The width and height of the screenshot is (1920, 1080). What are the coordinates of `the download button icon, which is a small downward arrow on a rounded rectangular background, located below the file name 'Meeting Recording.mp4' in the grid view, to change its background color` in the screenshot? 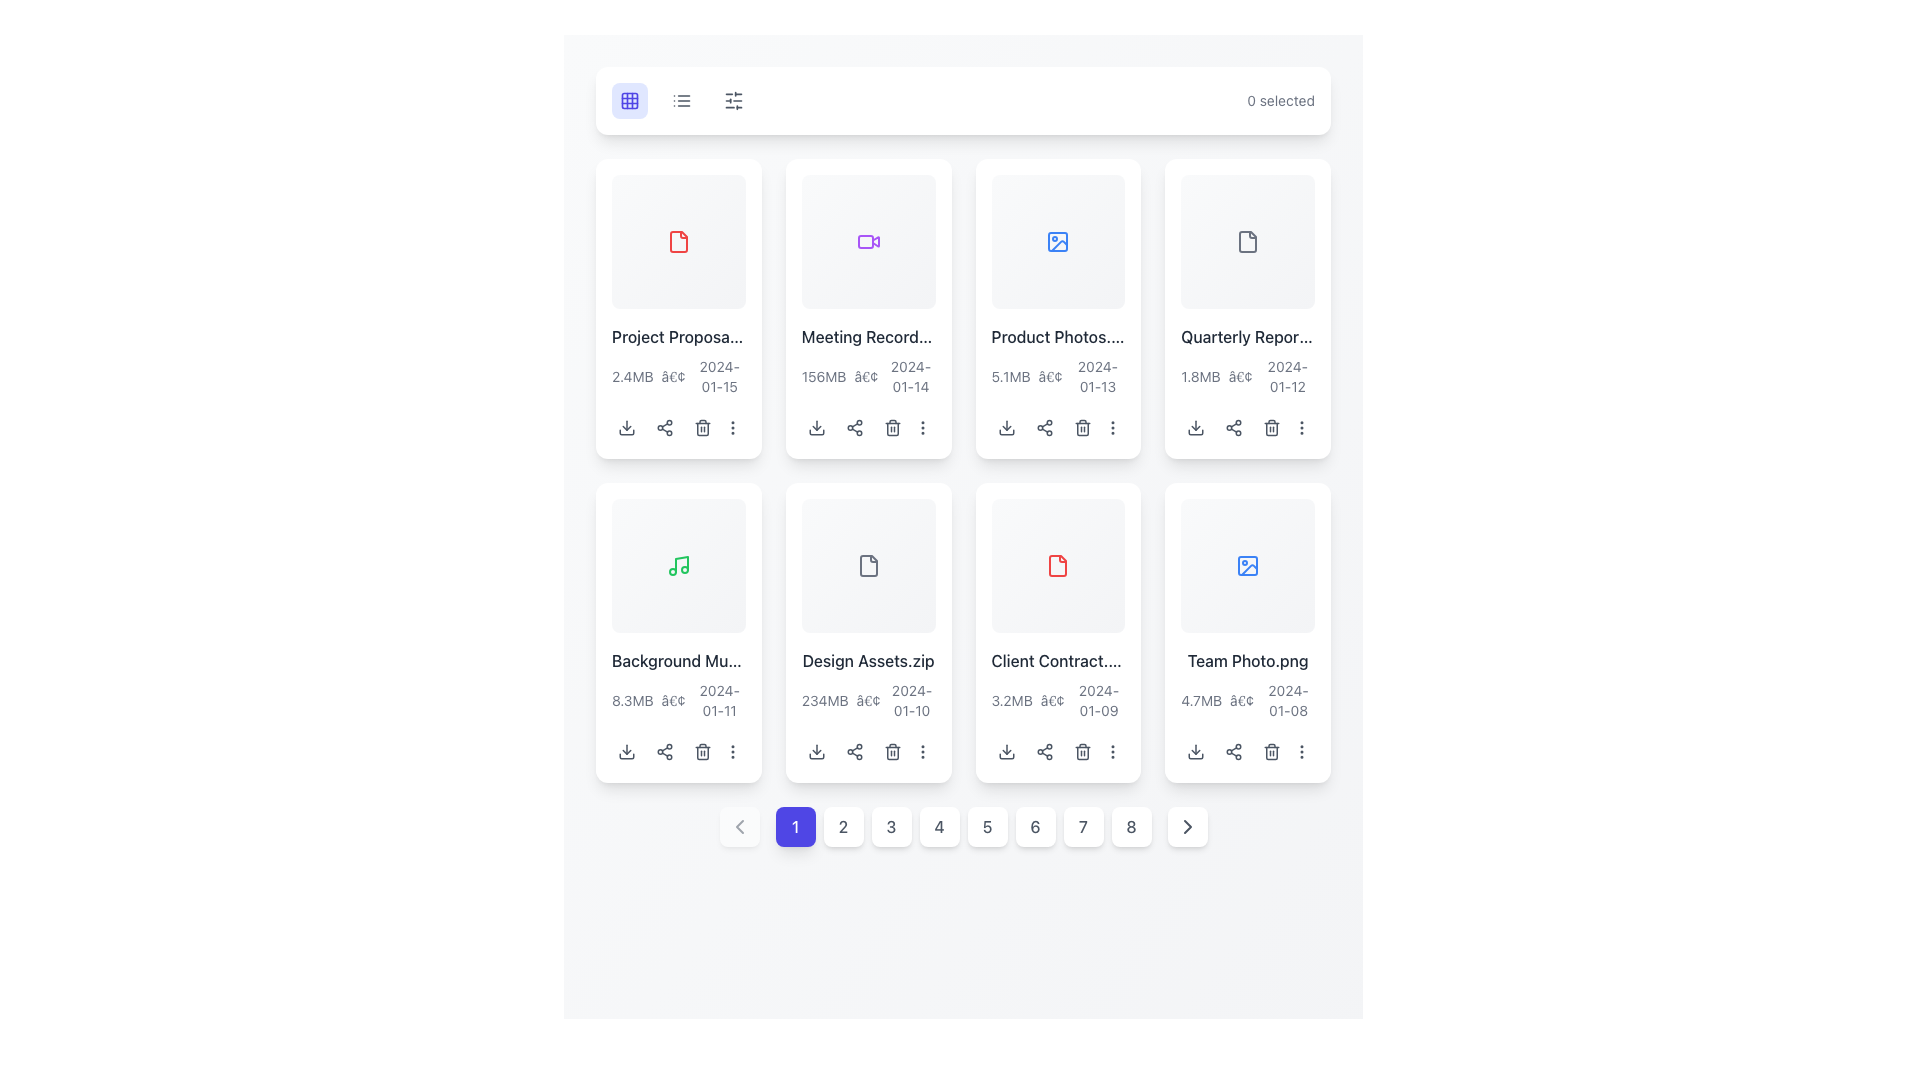 It's located at (816, 426).